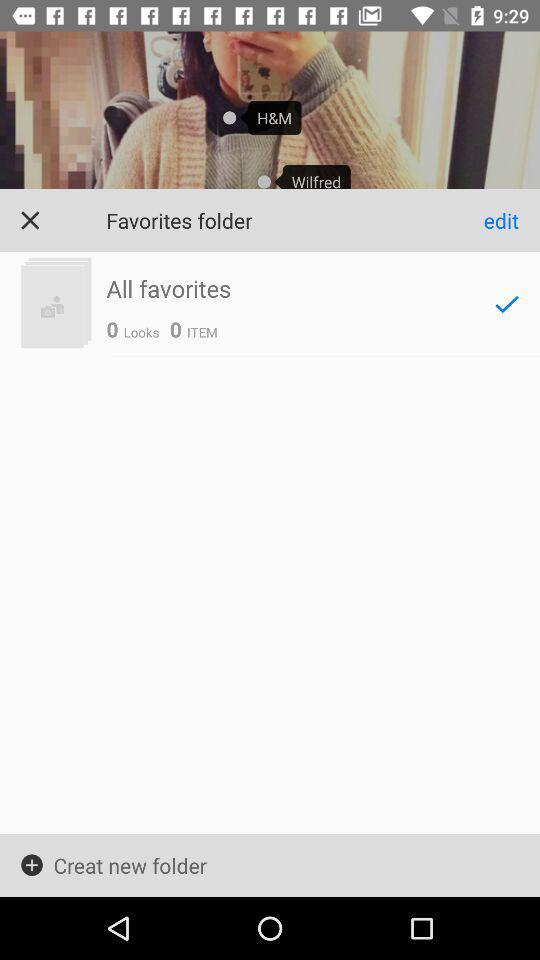 The height and width of the screenshot is (960, 540). What do you see at coordinates (29, 220) in the screenshot?
I see `the close icon` at bounding box center [29, 220].